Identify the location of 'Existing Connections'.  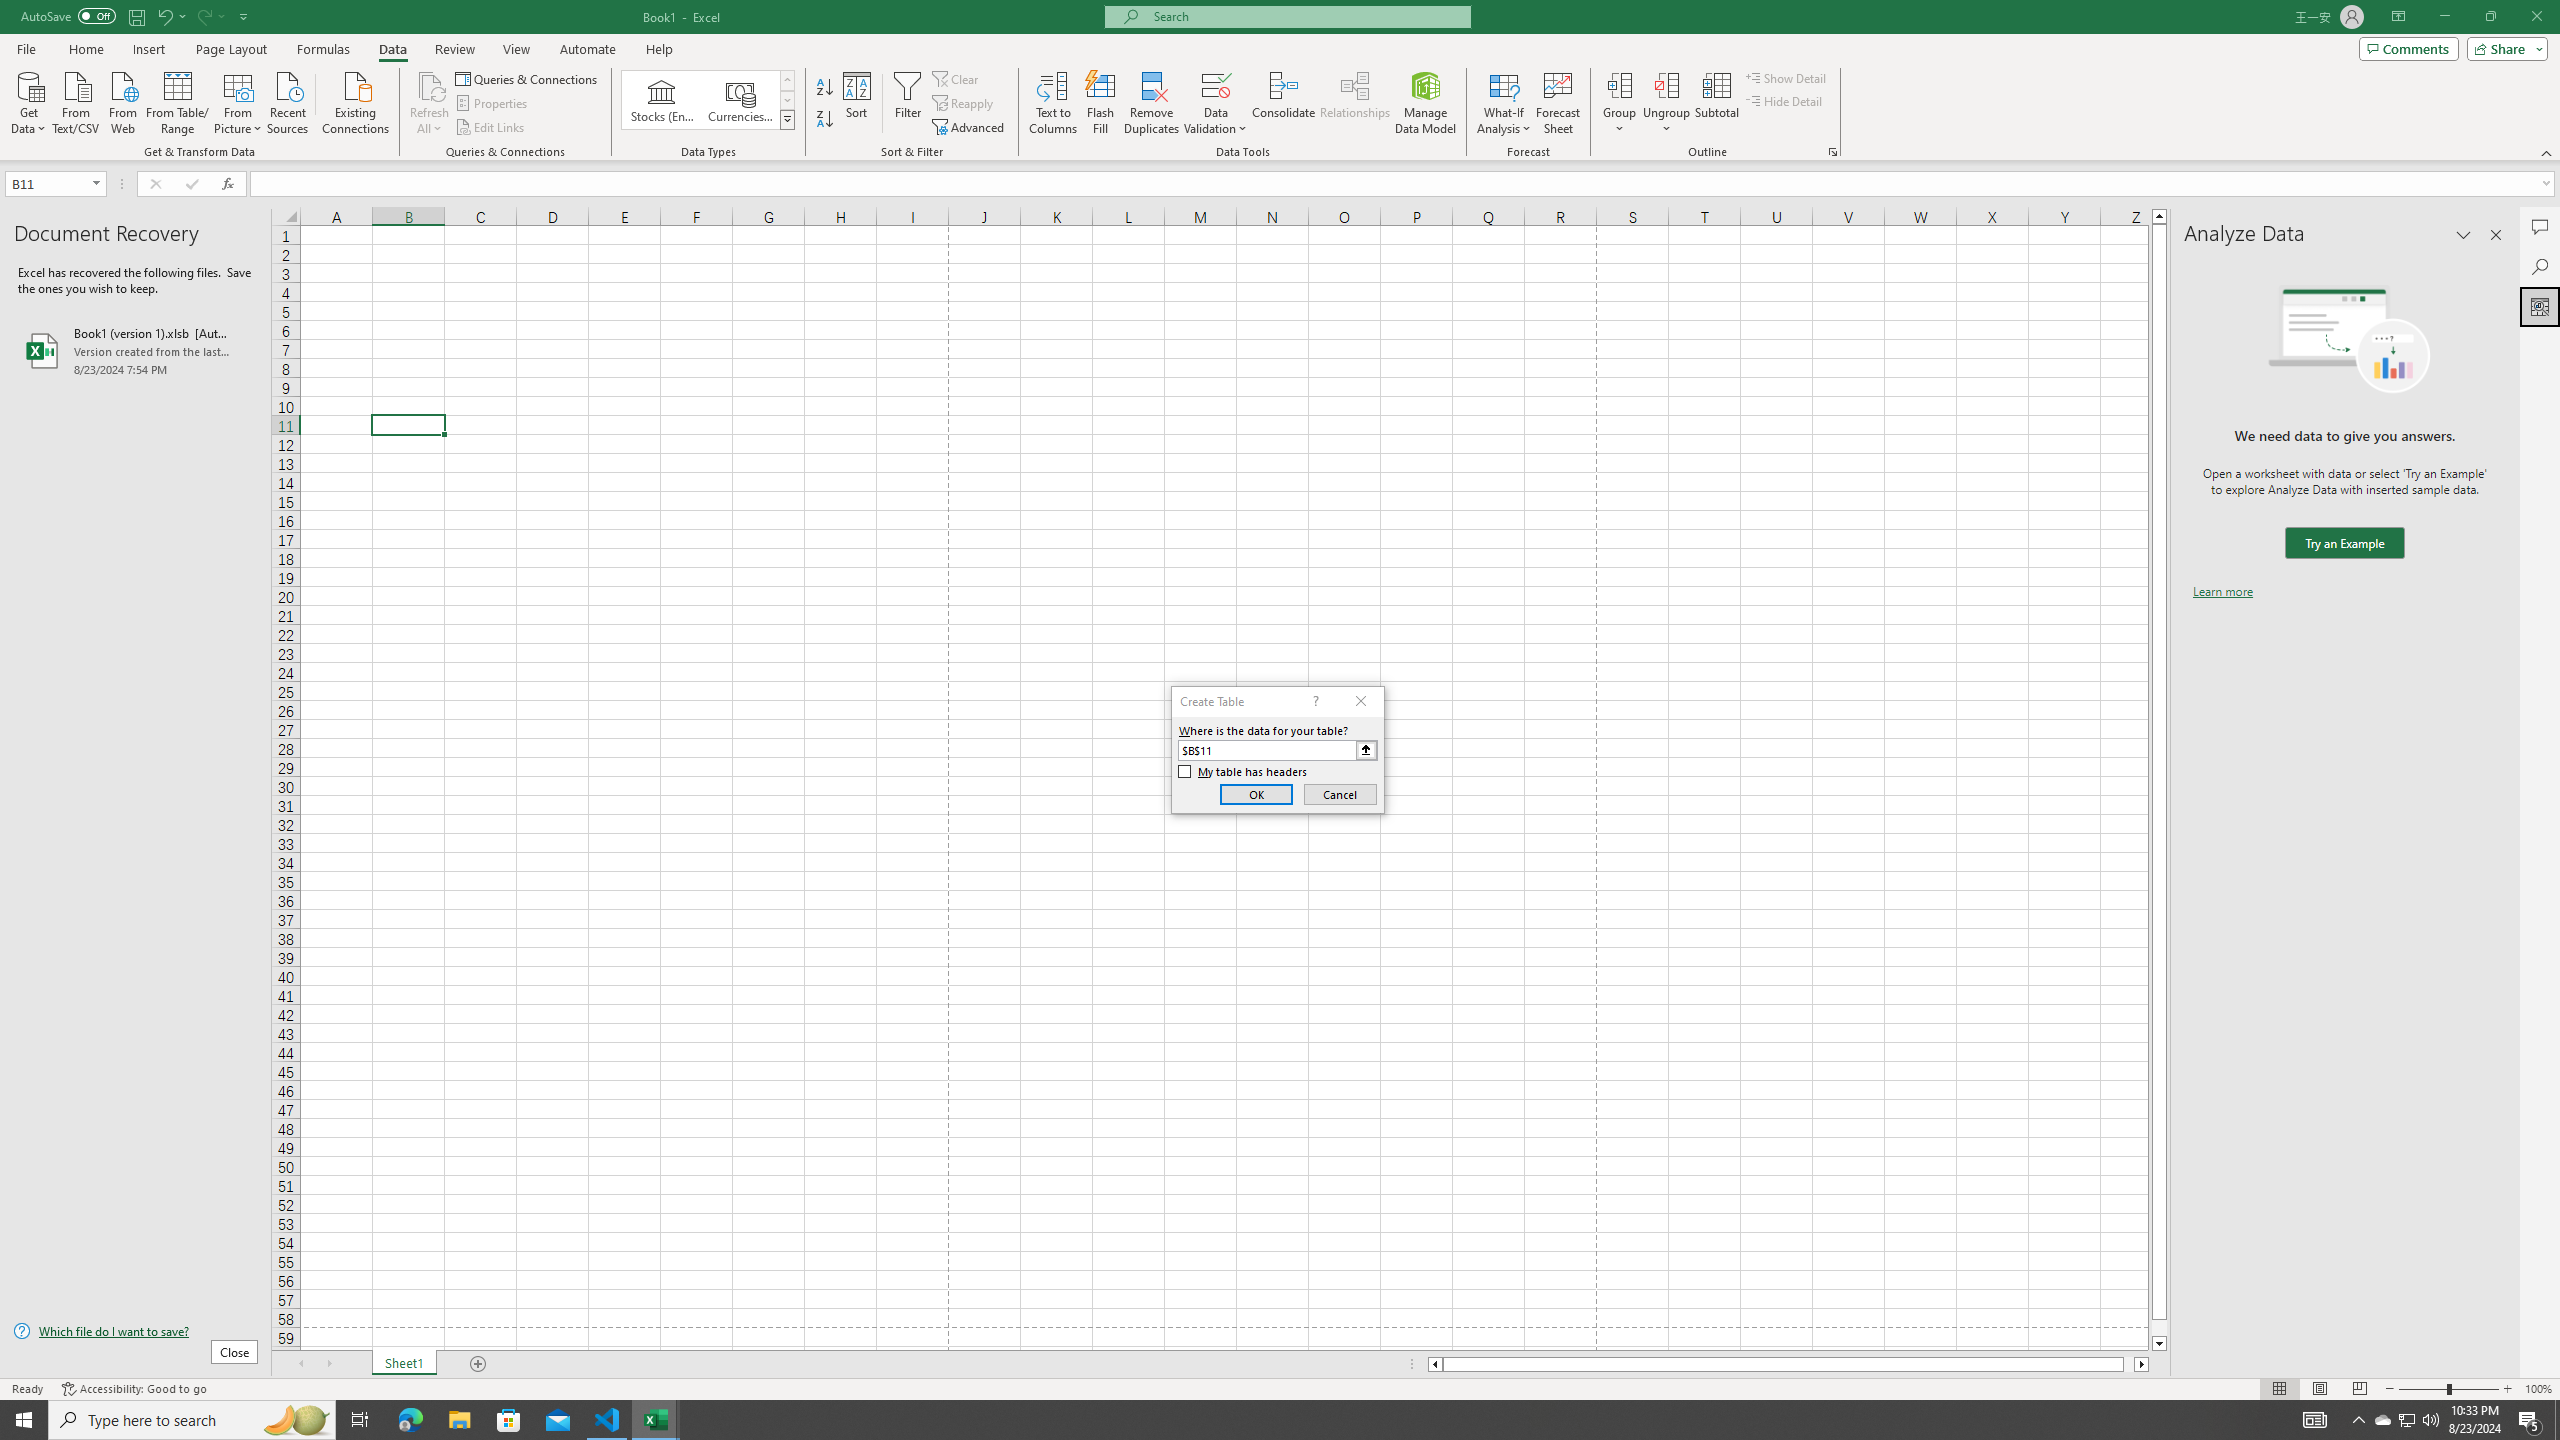
(354, 100).